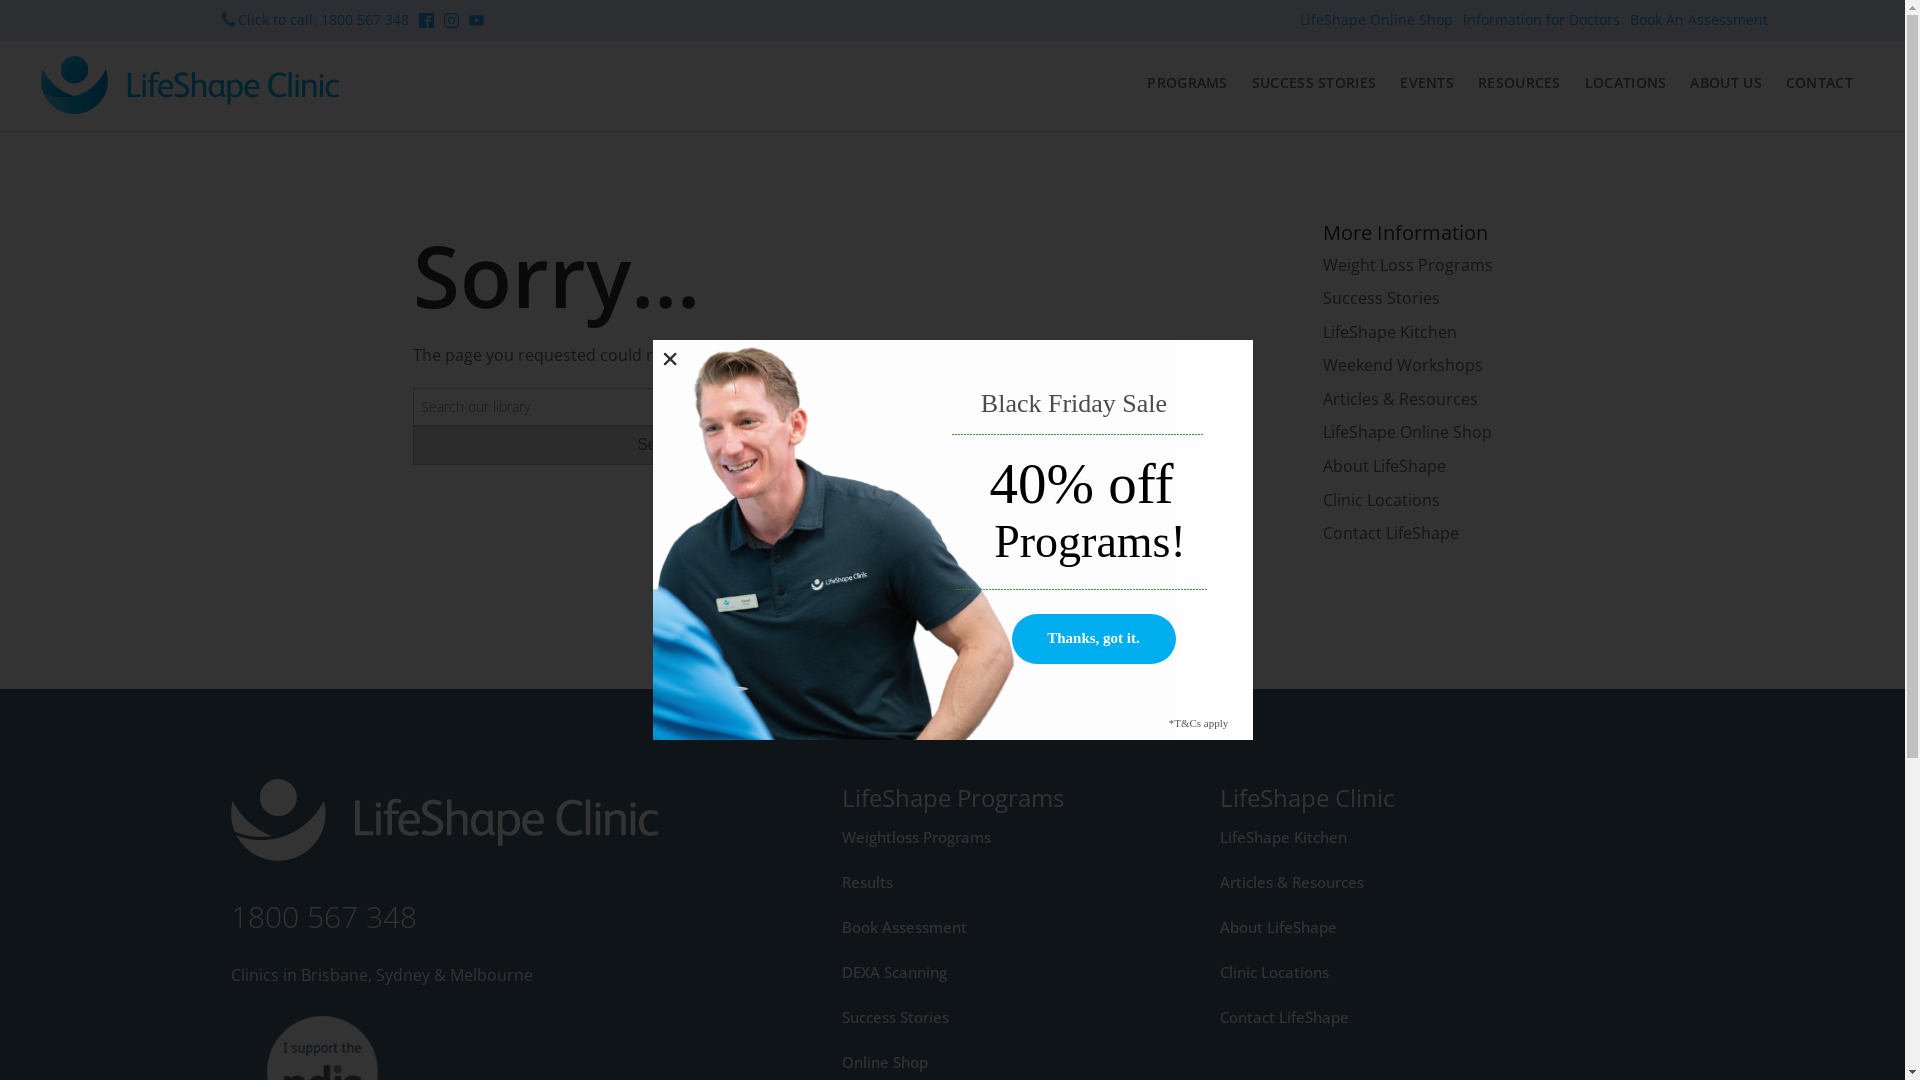 Image resolution: width=1920 pixels, height=1080 pixels. Describe the element at coordinates (324, 917) in the screenshot. I see `'1800 567 348'` at that location.